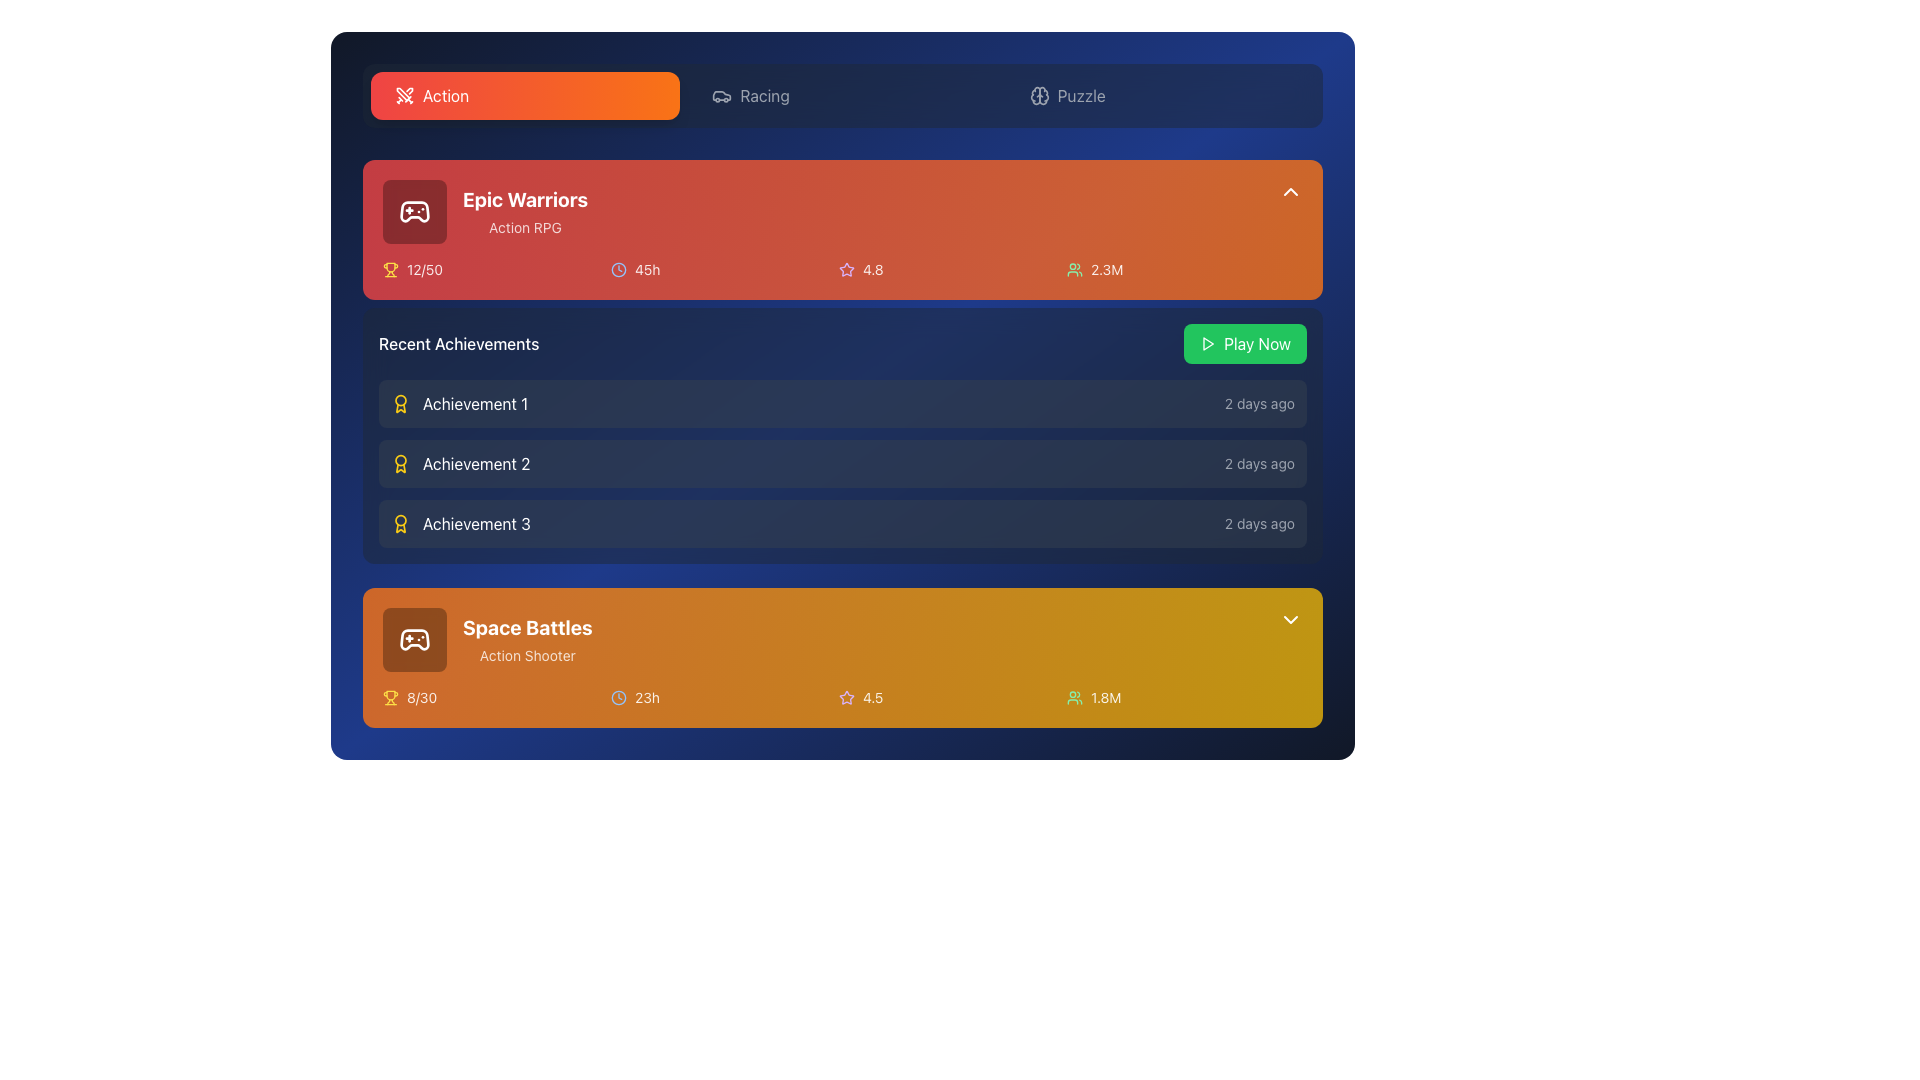  What do you see at coordinates (459, 523) in the screenshot?
I see `the 'Achievement 3' text with an icon located as the third item` at bounding box center [459, 523].